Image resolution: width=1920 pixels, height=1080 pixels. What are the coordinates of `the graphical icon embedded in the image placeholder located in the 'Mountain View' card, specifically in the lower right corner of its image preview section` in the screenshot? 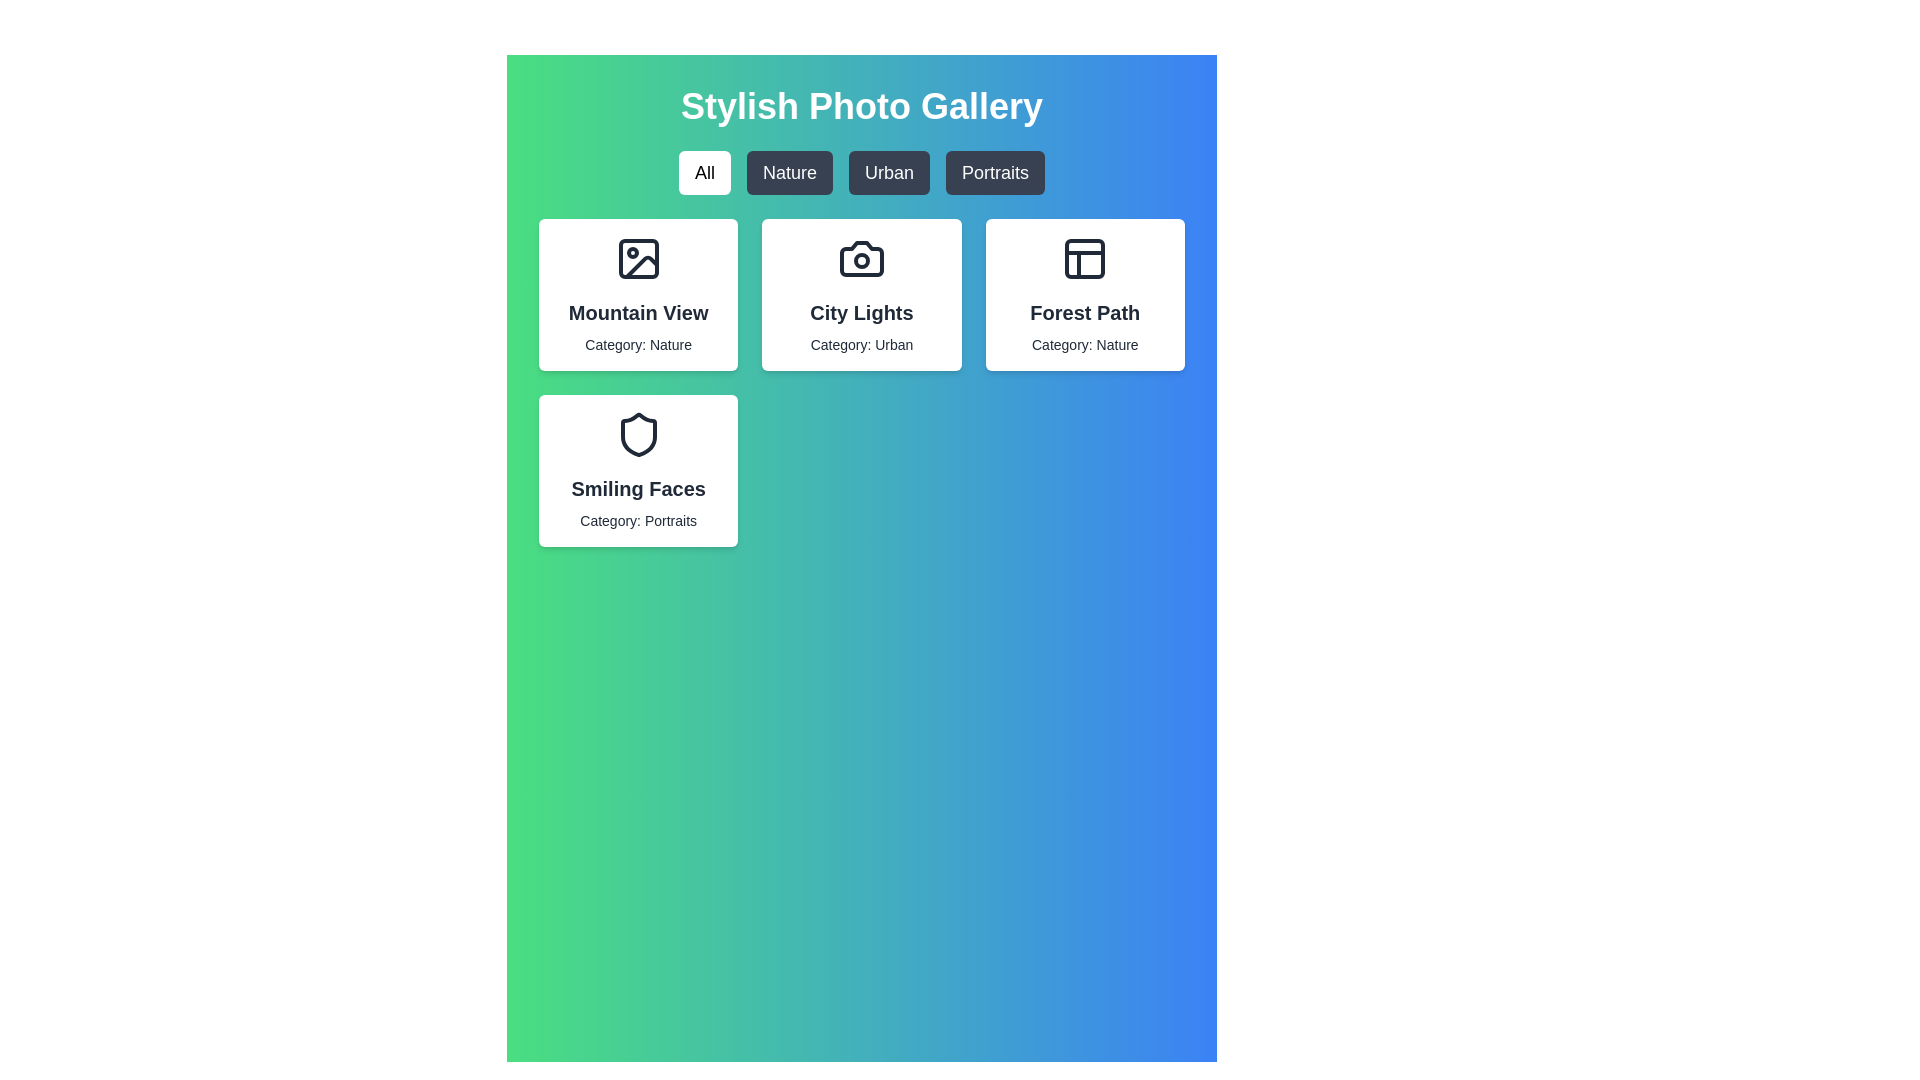 It's located at (641, 266).